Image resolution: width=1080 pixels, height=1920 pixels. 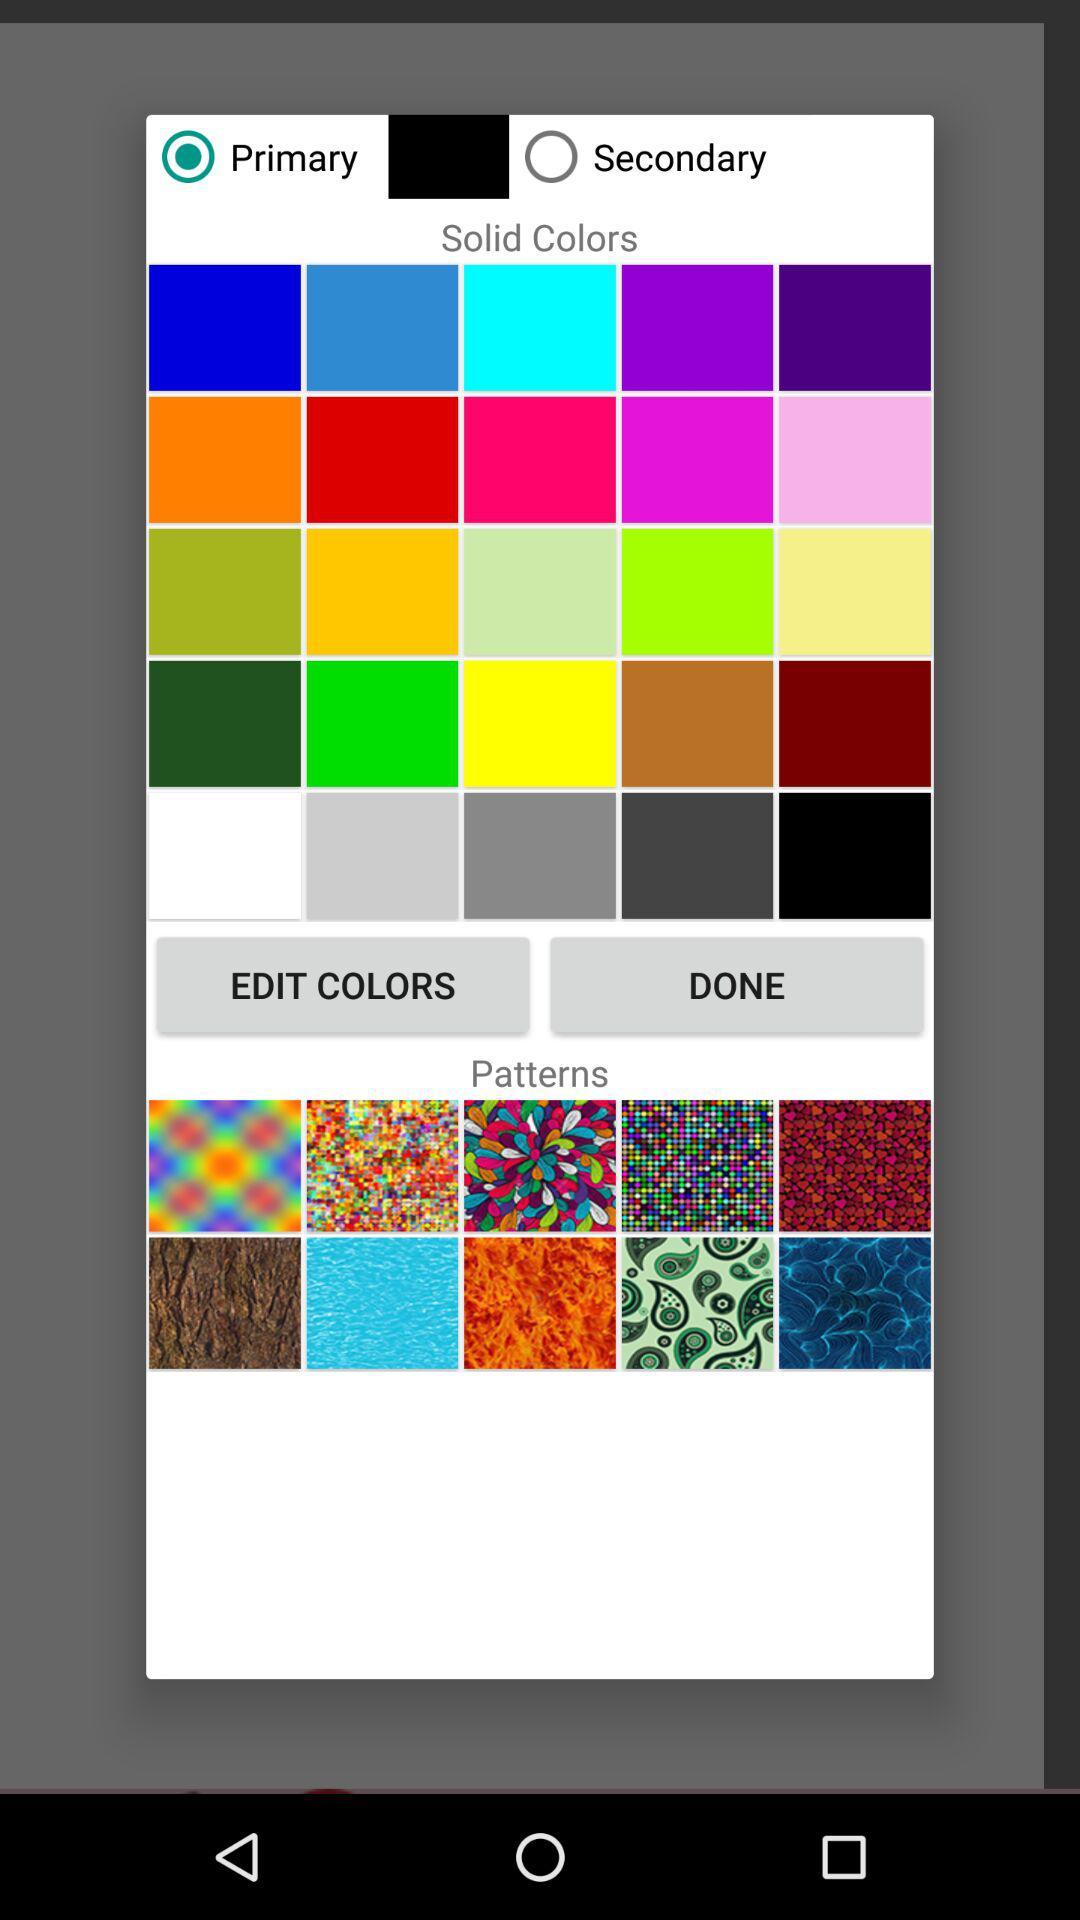 I want to click on color choice, so click(x=855, y=458).